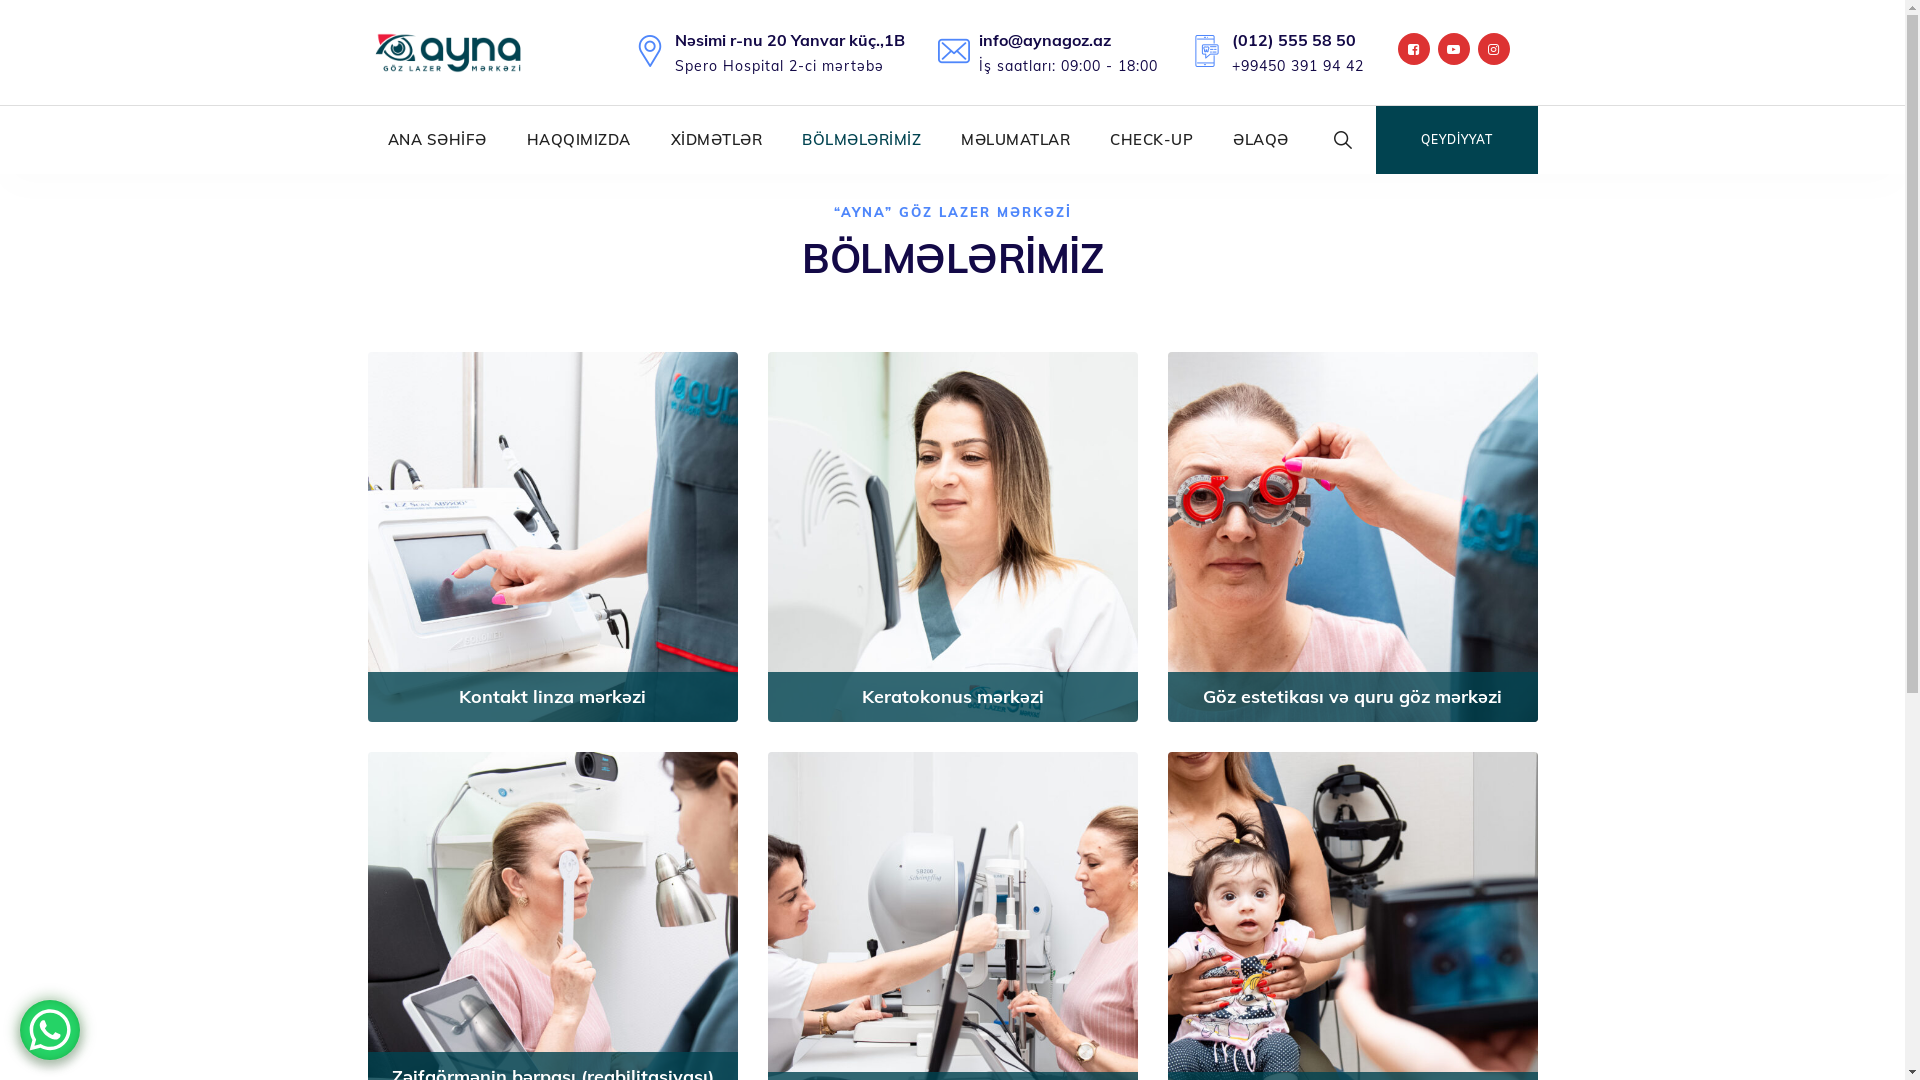 The image size is (1920, 1080). What do you see at coordinates (552, 535) in the screenshot?
I see `'2E7A9443'` at bounding box center [552, 535].